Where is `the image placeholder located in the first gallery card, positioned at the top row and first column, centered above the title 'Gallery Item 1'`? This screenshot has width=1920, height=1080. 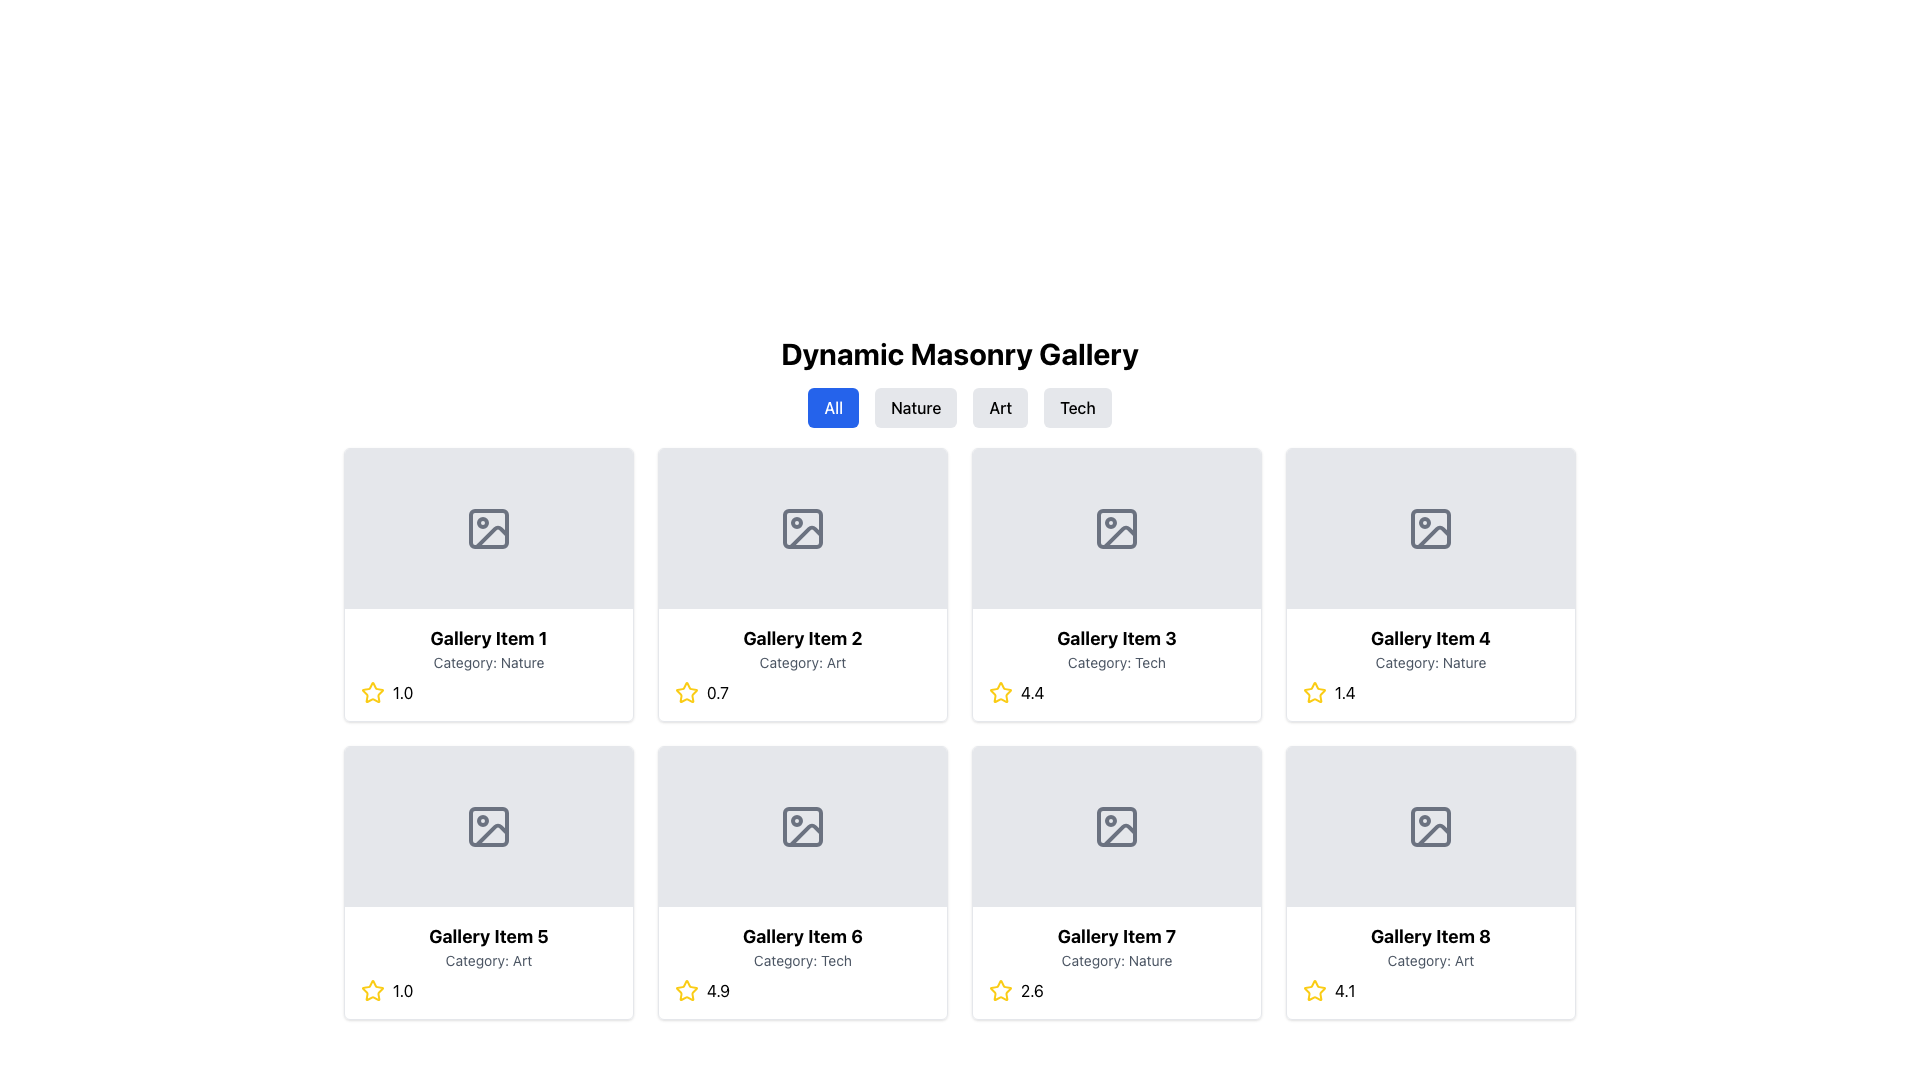
the image placeholder located in the first gallery card, positioned at the top row and first column, centered above the title 'Gallery Item 1' is located at coordinates (491, 535).